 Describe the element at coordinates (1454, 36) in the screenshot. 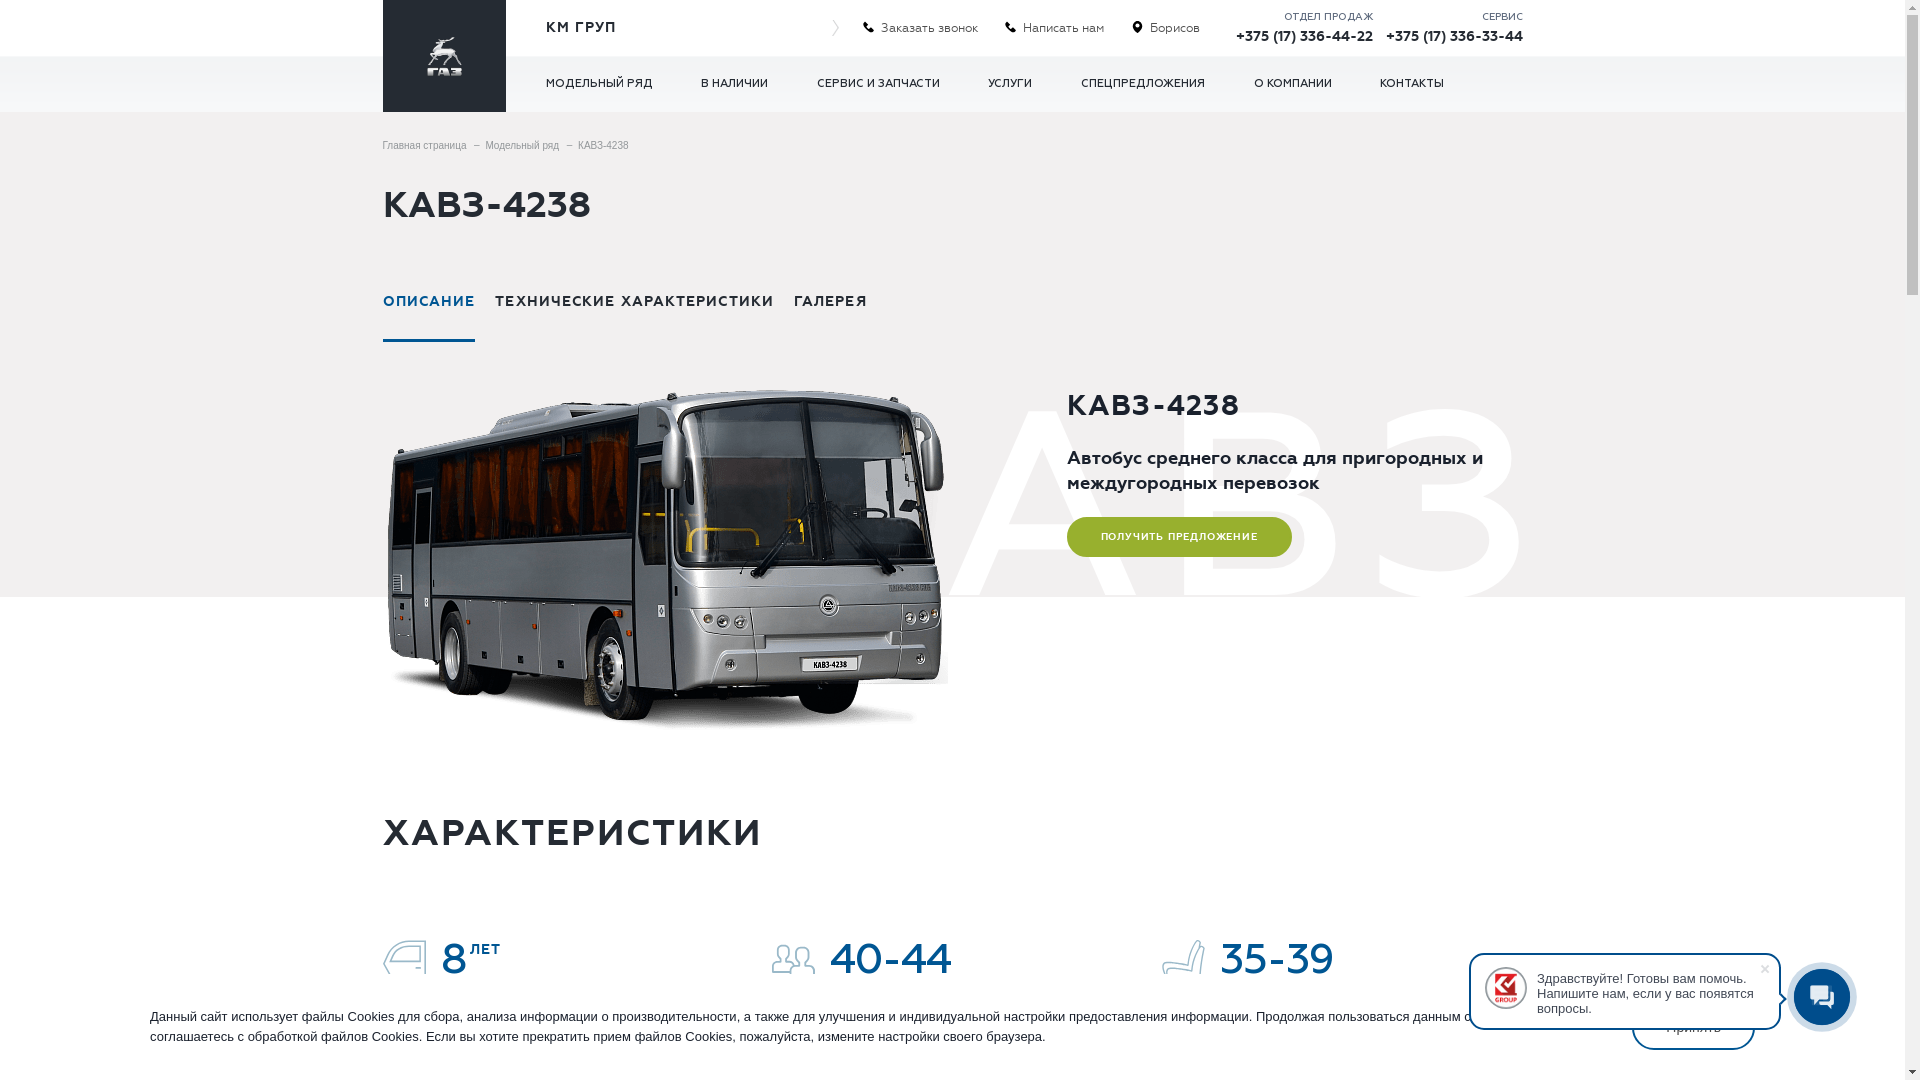

I see `'+375 (17) 336-33-44'` at that location.